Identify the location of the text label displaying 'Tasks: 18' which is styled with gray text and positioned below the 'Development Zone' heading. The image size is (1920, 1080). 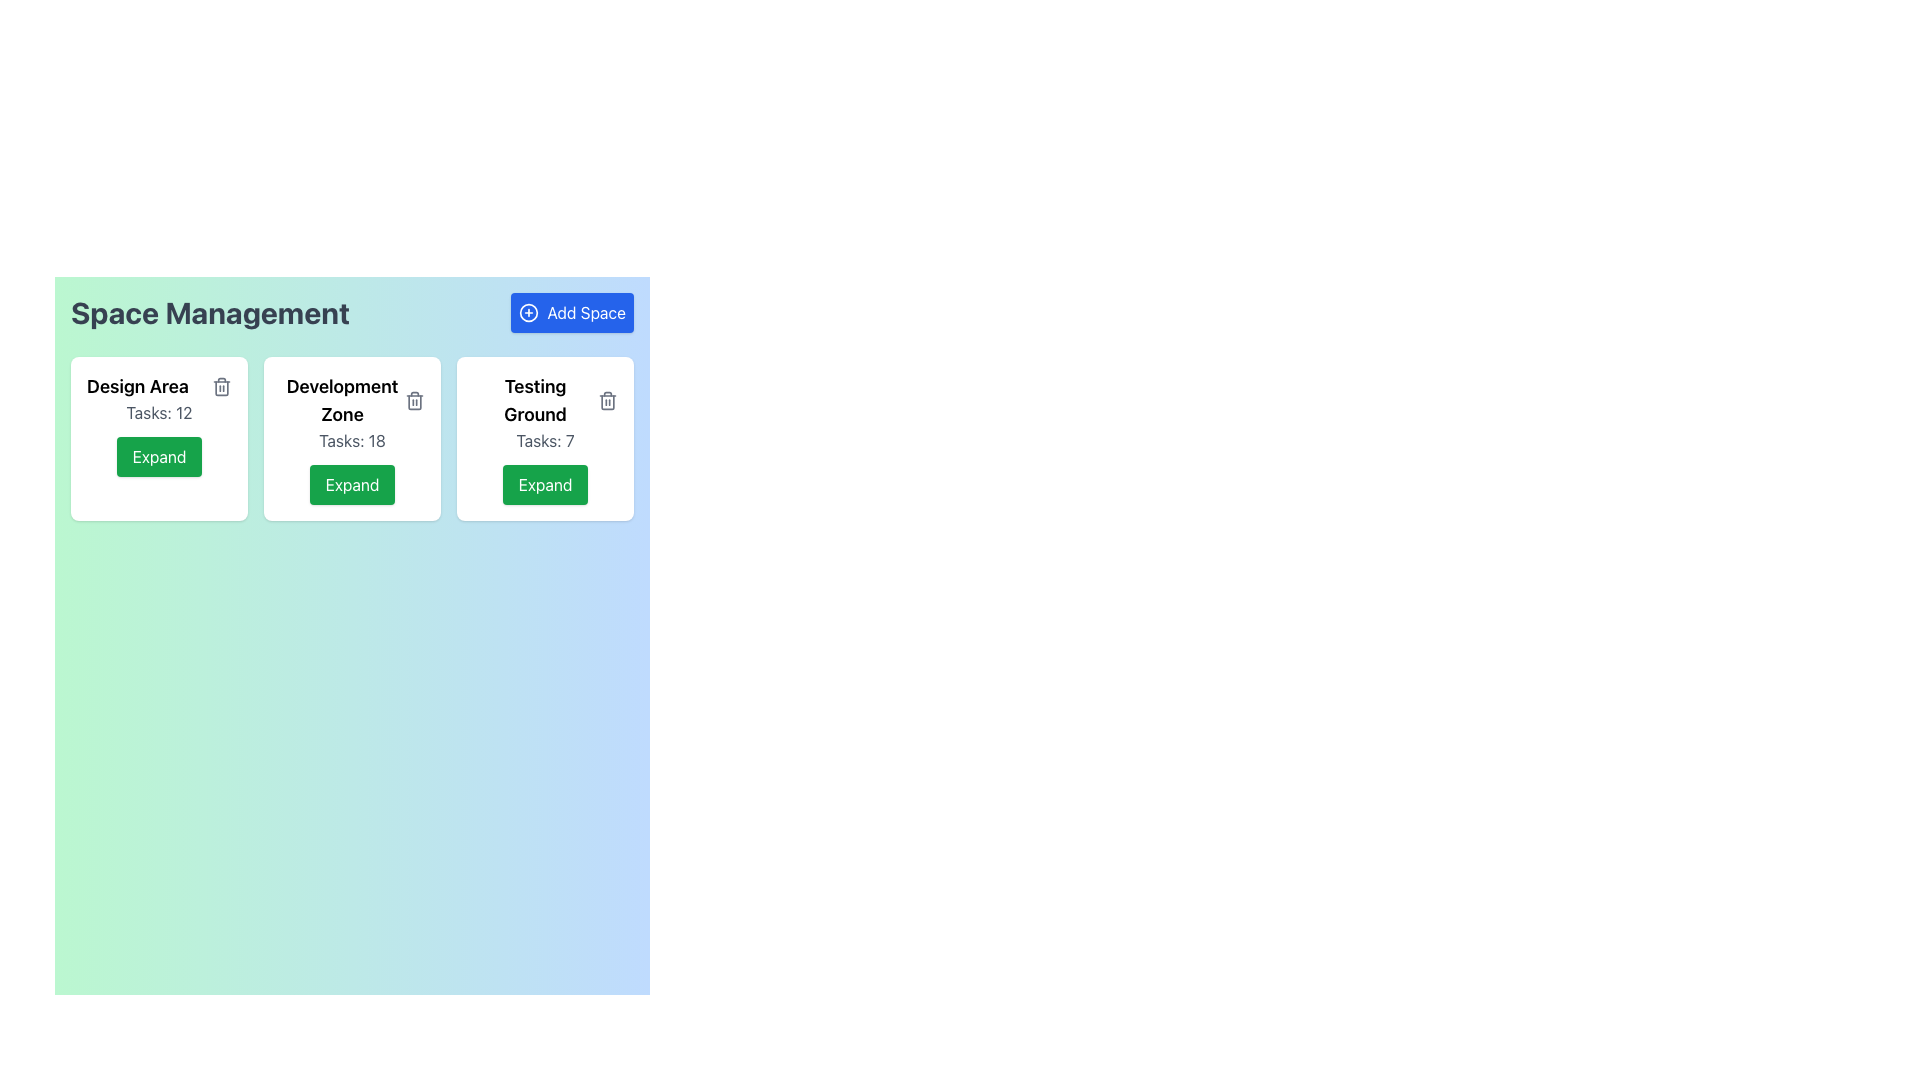
(352, 439).